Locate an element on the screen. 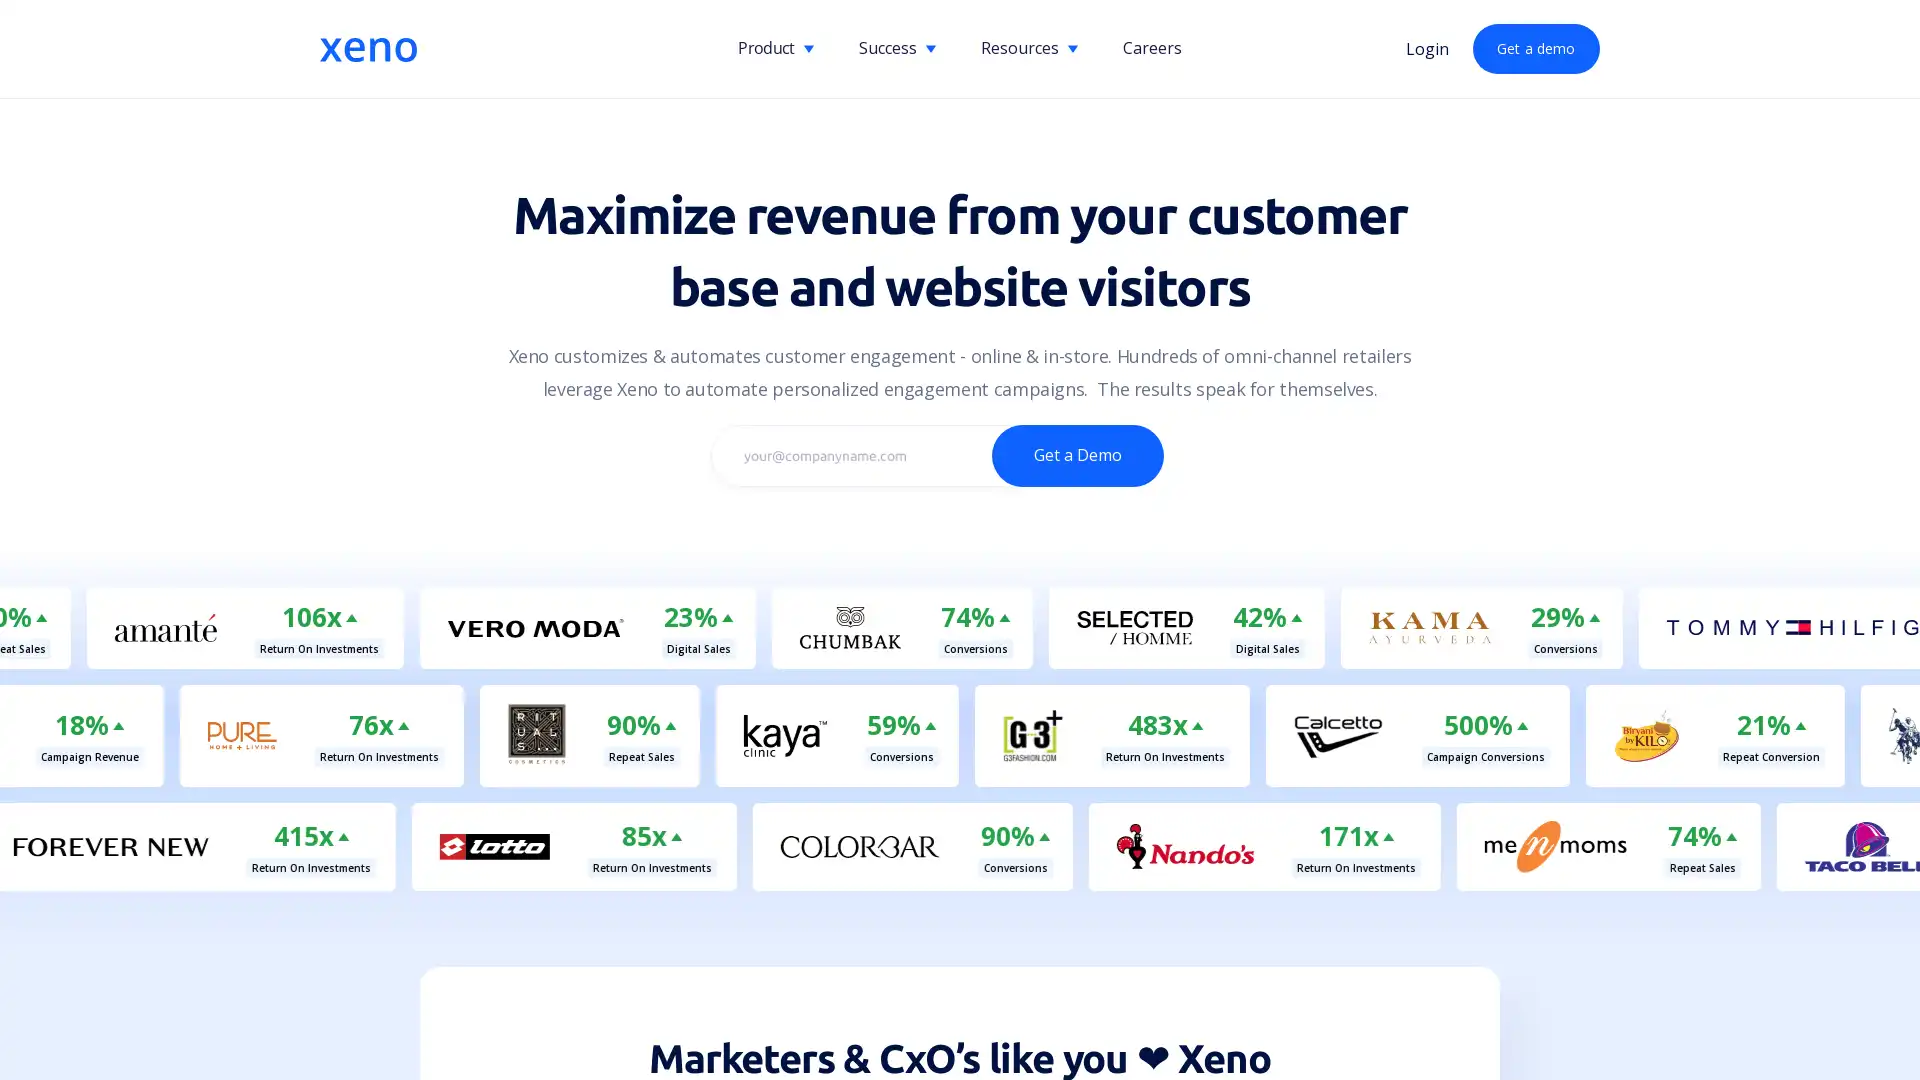 Image resolution: width=1920 pixels, height=1080 pixels. Get a Demo is located at coordinates (1077, 455).